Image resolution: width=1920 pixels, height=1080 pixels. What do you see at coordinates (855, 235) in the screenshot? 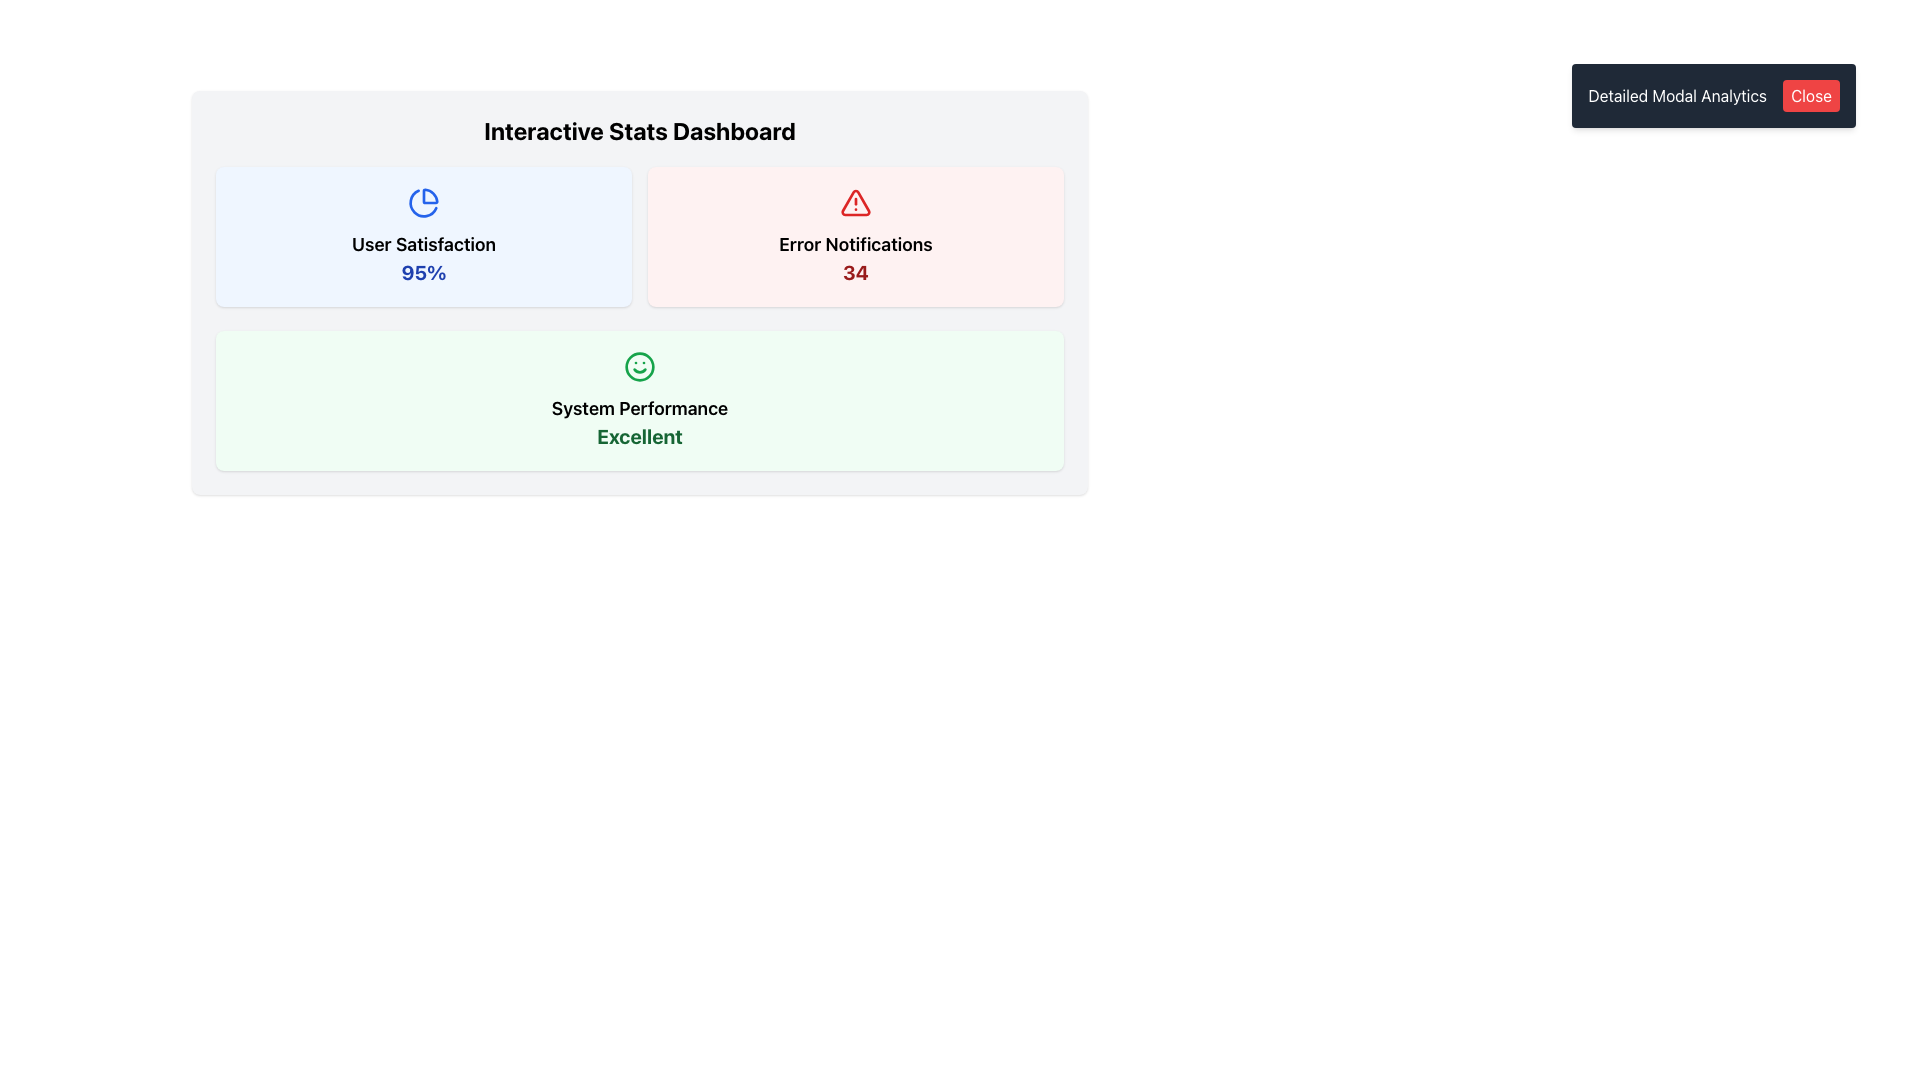
I see `the informational panel that displays the current number of error notifications, located on the right side of the layout, adjacent to the 'User Satisfaction' blue box and above the 'System Performance' green box` at bounding box center [855, 235].